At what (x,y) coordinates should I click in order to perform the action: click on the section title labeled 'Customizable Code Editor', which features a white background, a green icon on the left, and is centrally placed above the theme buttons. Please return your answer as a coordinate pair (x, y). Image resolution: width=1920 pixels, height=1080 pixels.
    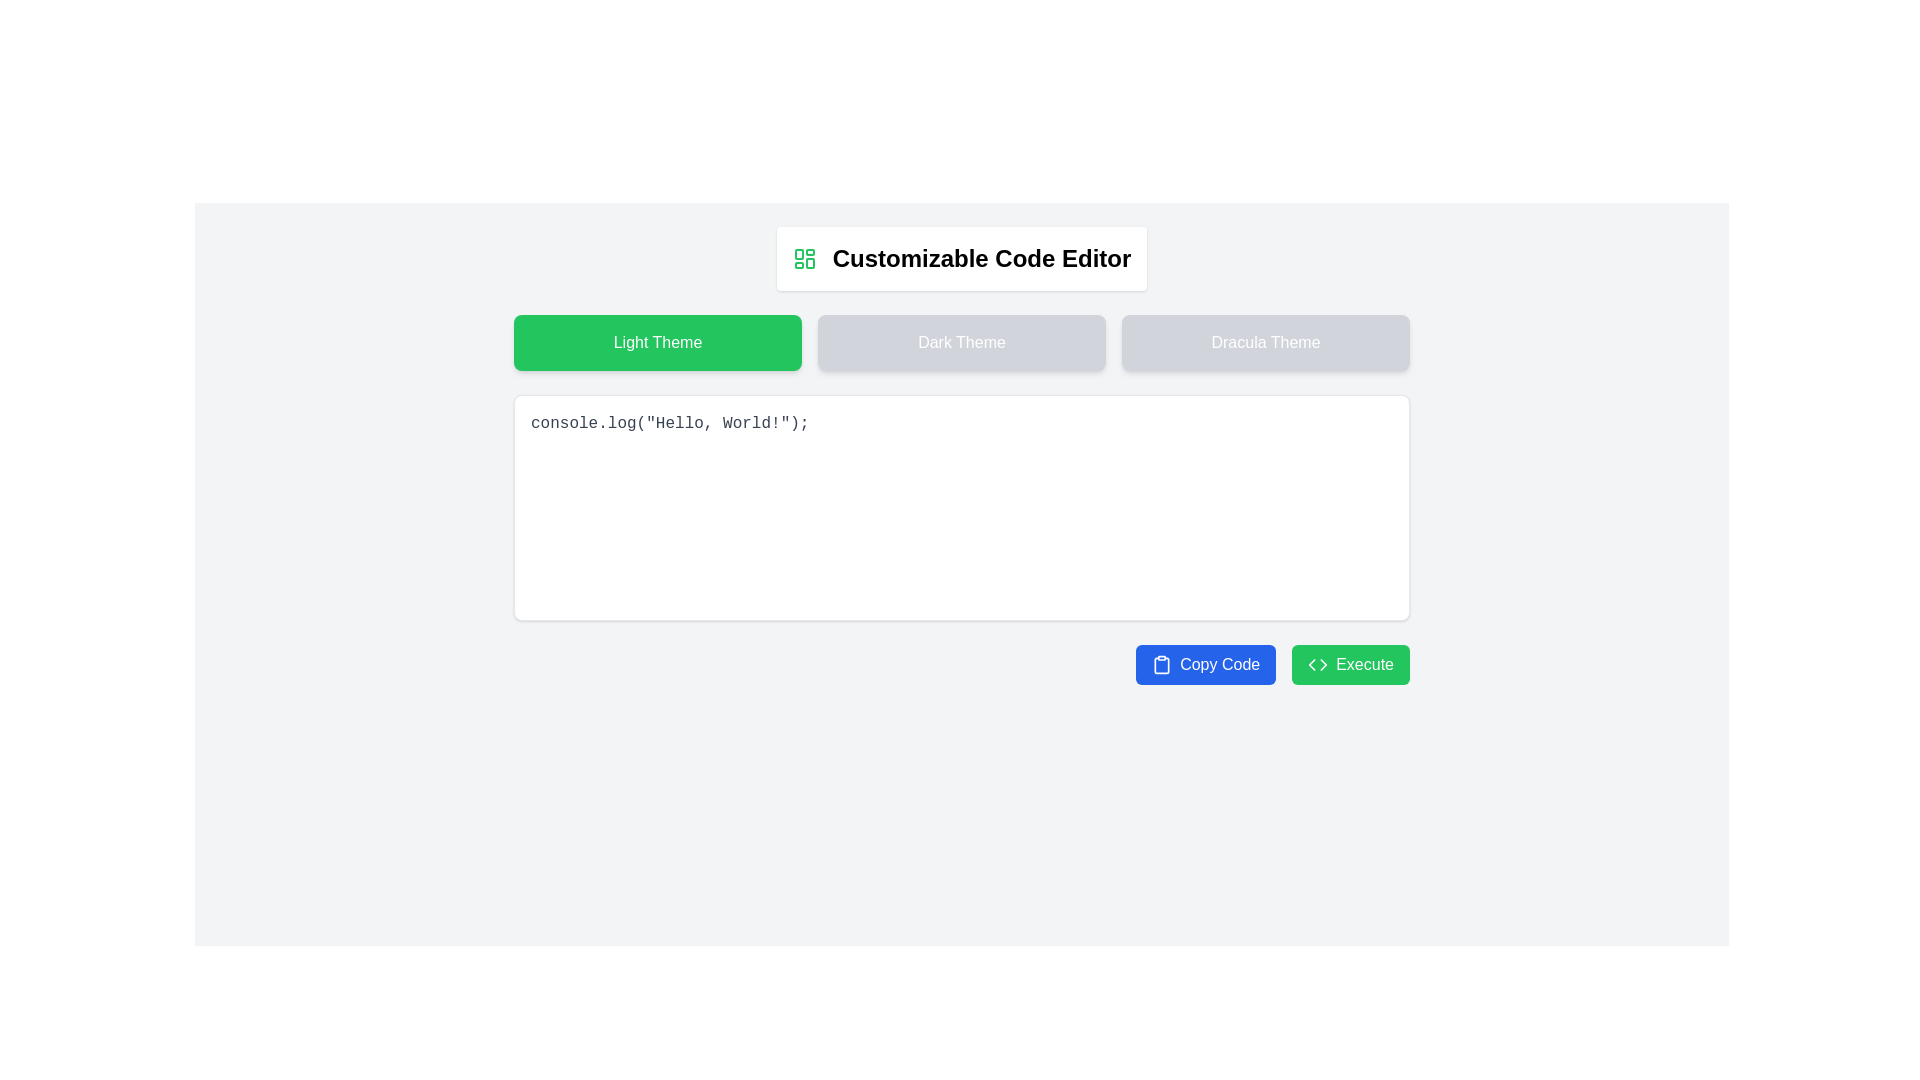
    Looking at the image, I should click on (961, 257).